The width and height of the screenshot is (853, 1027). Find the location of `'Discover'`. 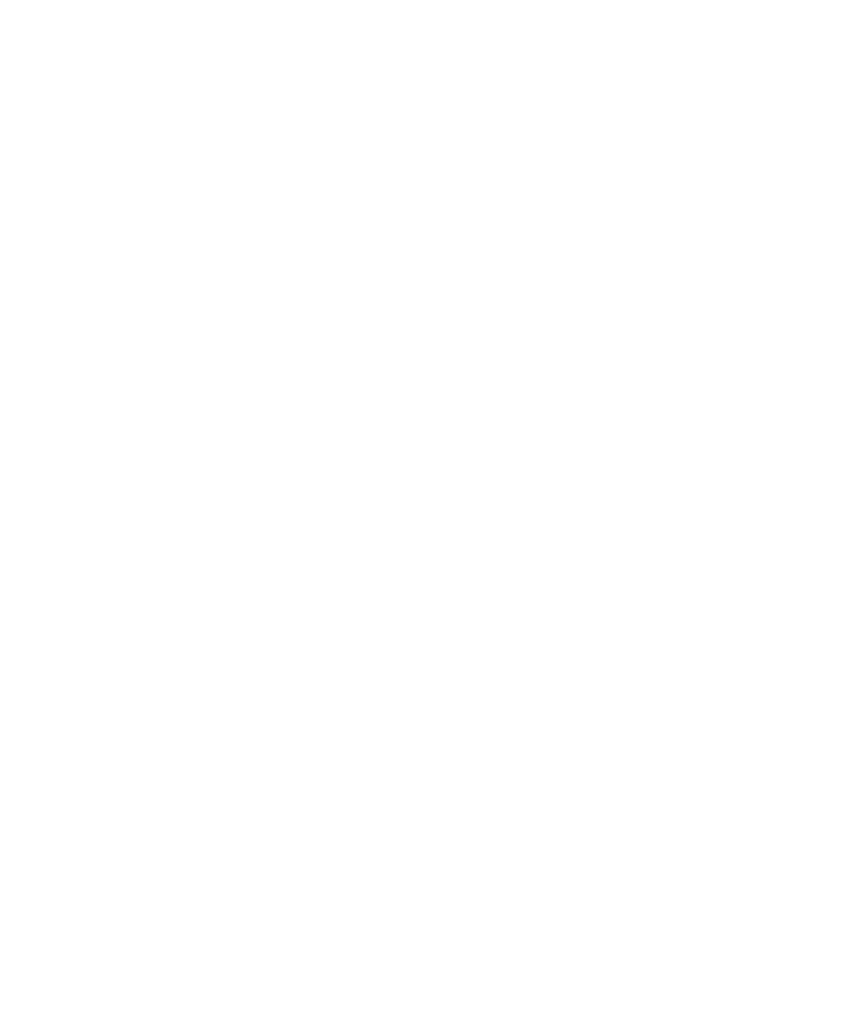

'Discover' is located at coordinates (80, 390).